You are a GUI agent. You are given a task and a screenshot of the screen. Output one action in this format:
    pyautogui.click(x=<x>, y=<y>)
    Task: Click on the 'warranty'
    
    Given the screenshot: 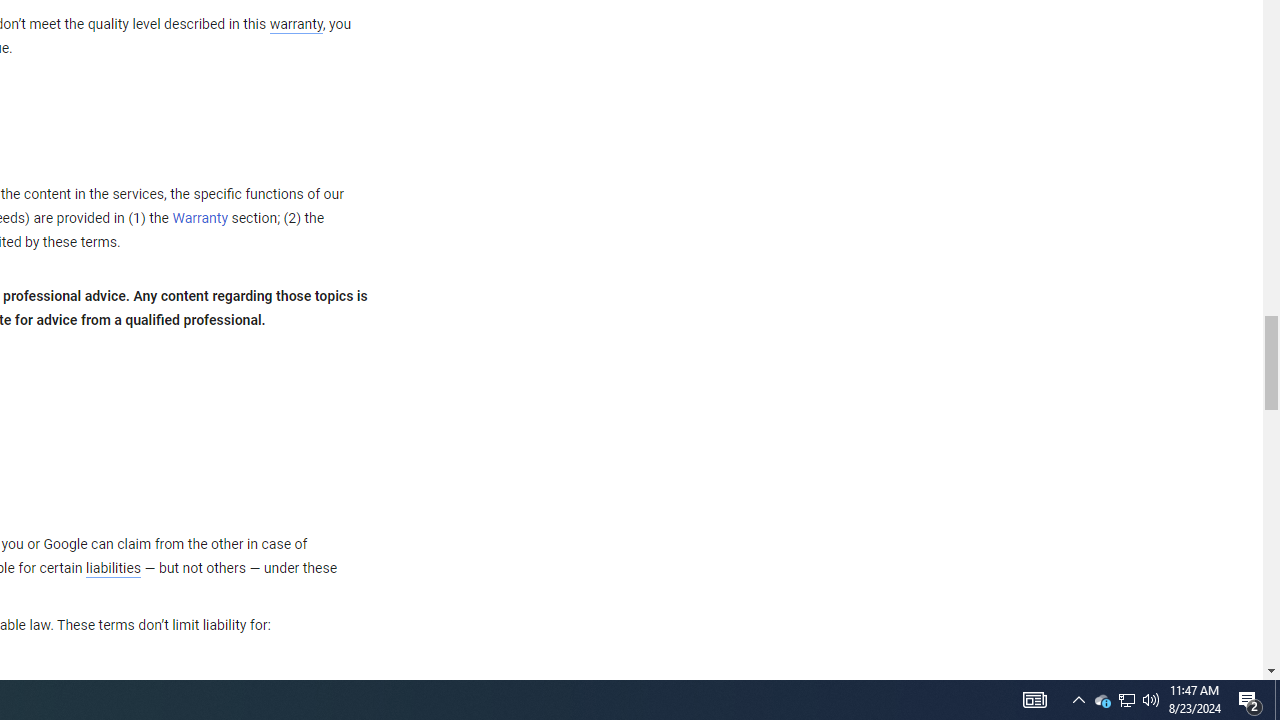 What is the action you would take?
    pyautogui.click(x=294, y=25)
    